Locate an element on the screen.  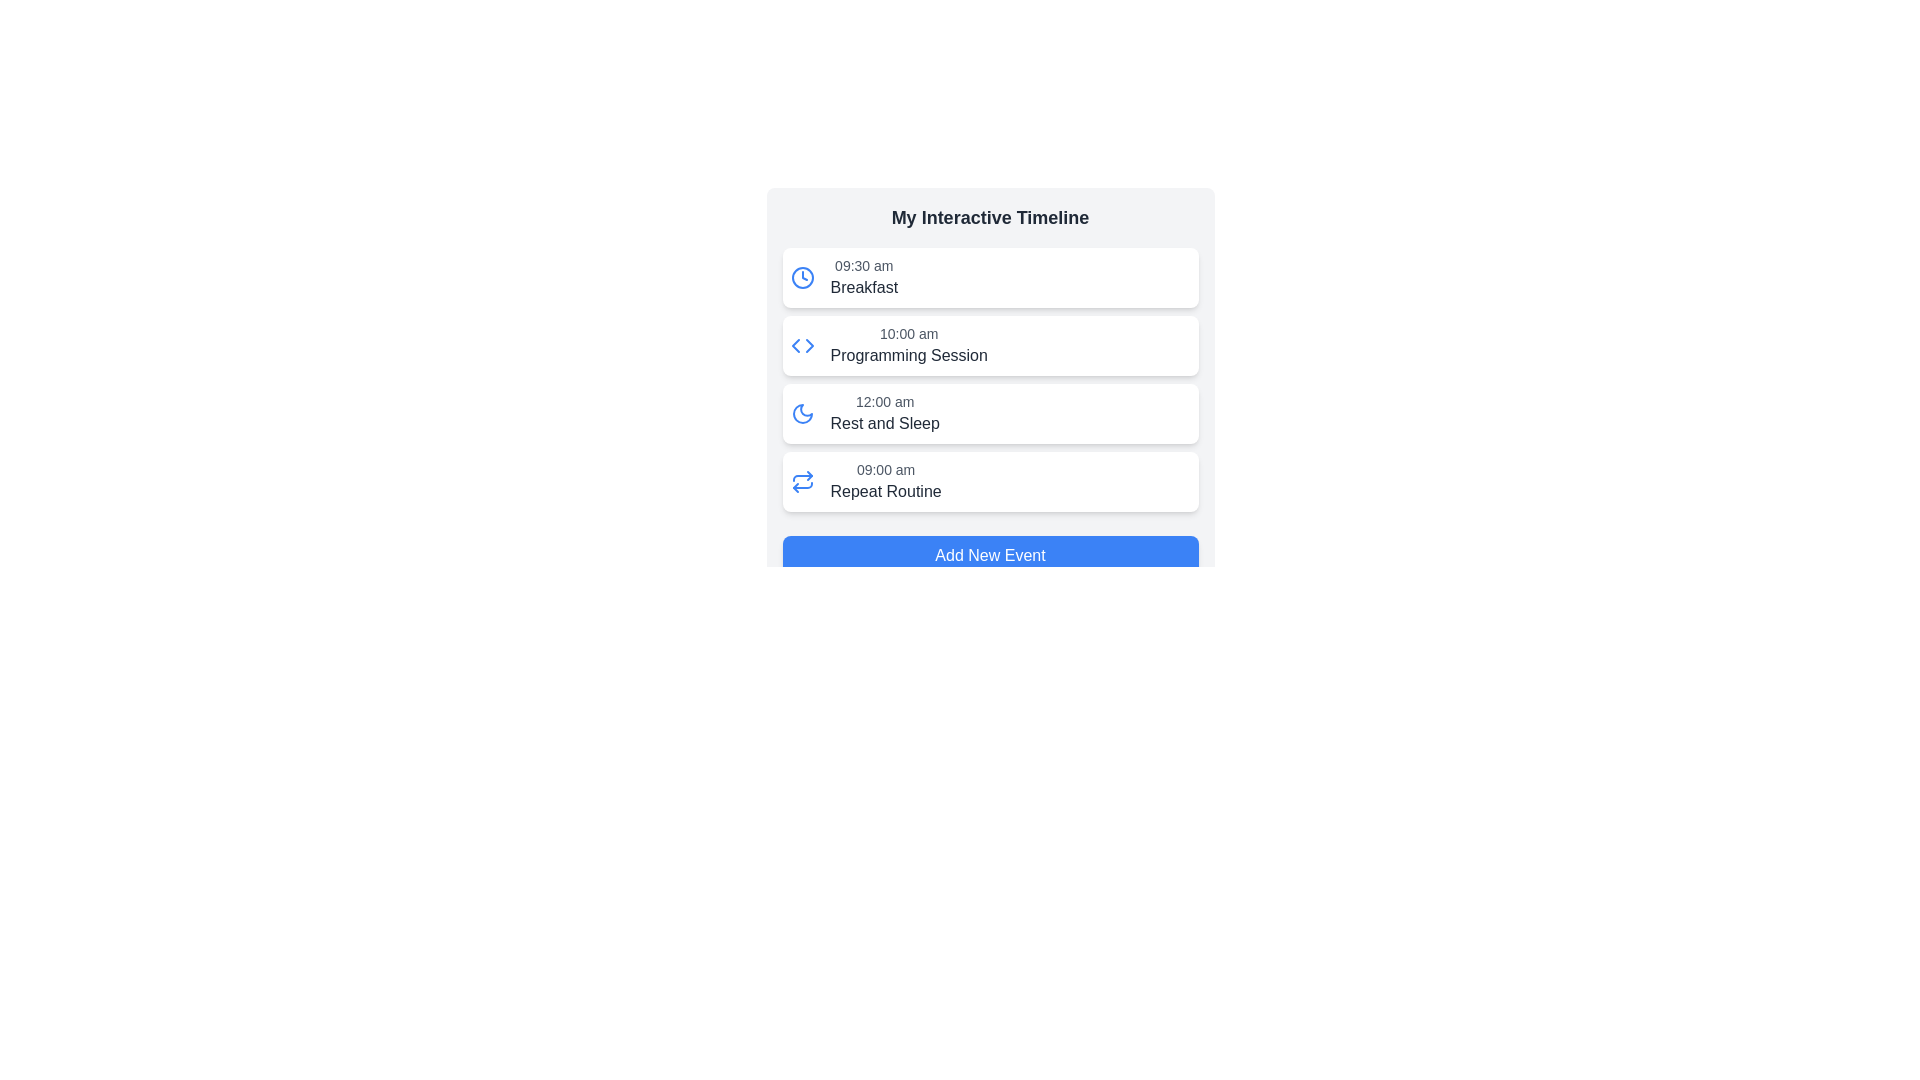
the moon icon located in the top-left corner of the interface, adjacent to a timestamp and text description of an event is located at coordinates (802, 412).